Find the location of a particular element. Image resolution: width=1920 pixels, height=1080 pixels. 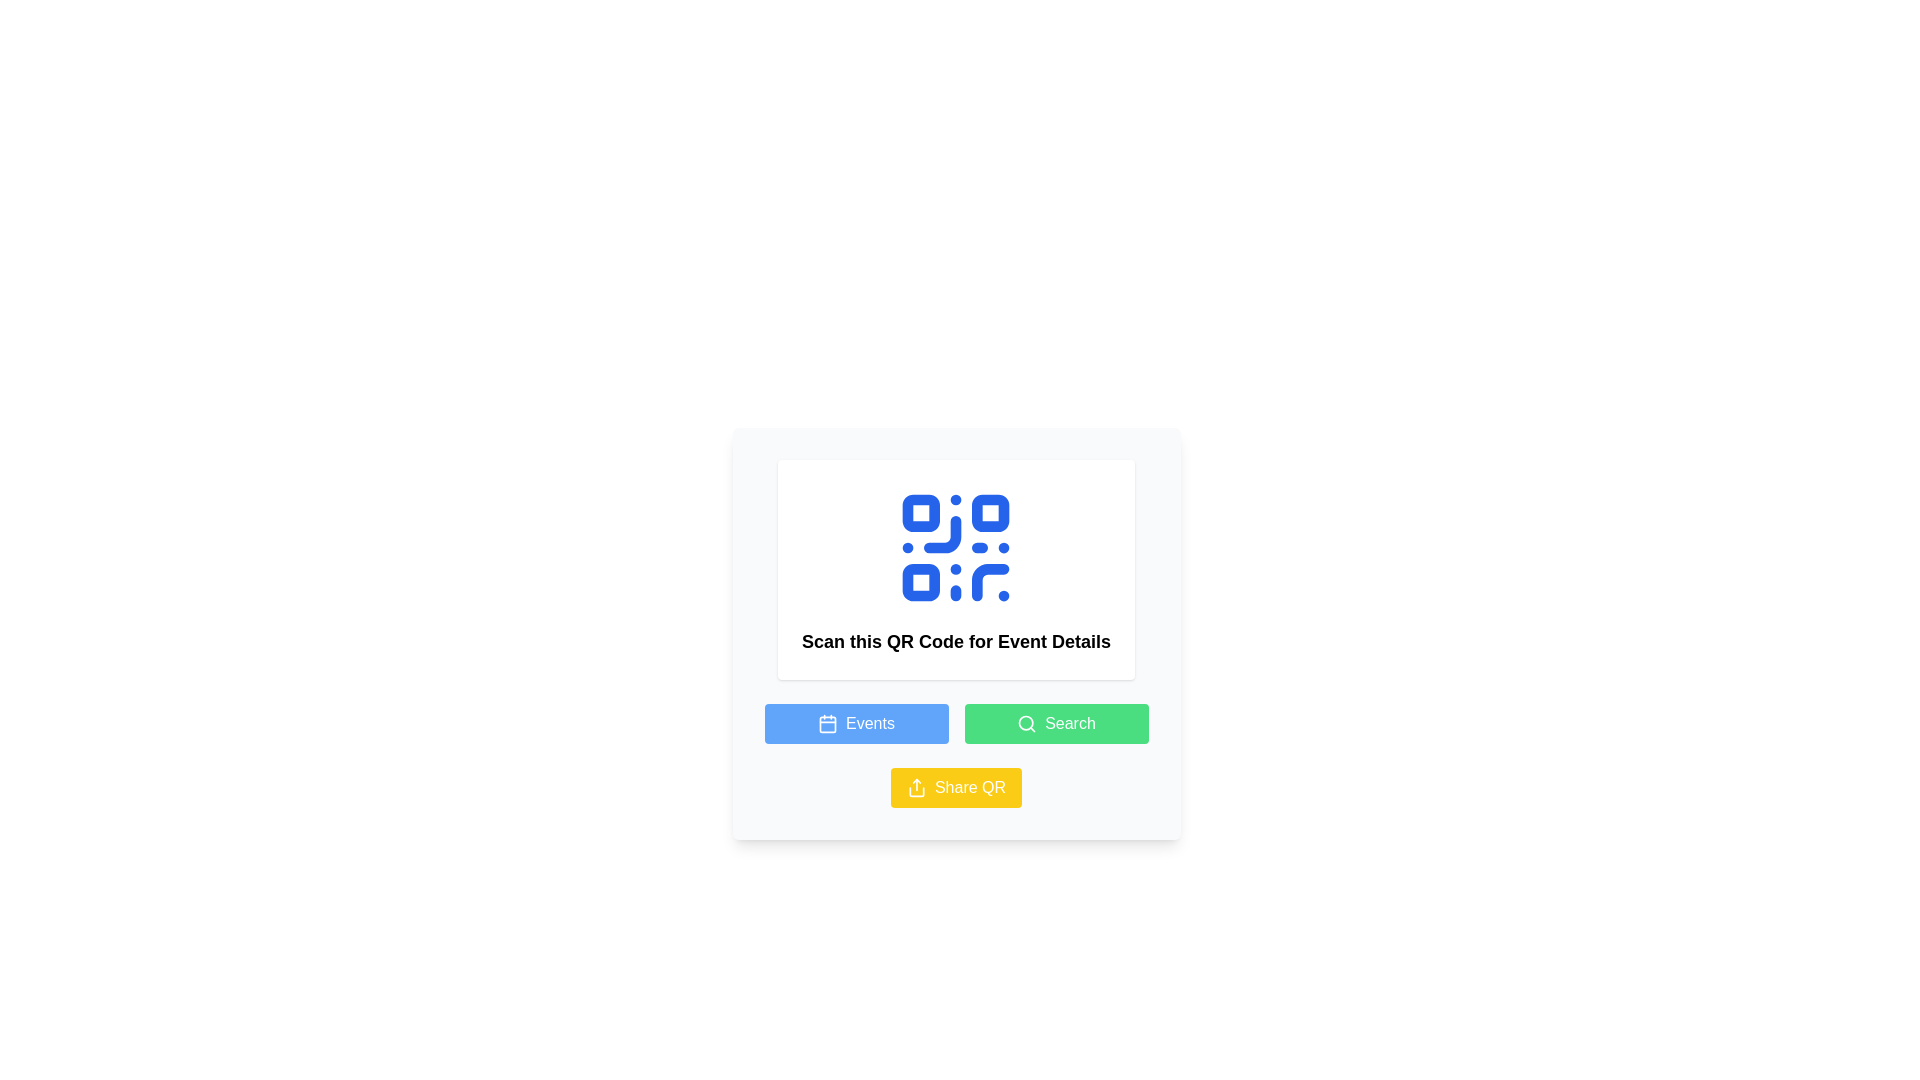

the second square in the top row of the QR code, which is adjacent to the first square on the left and styled in blue is located at coordinates (991, 512).